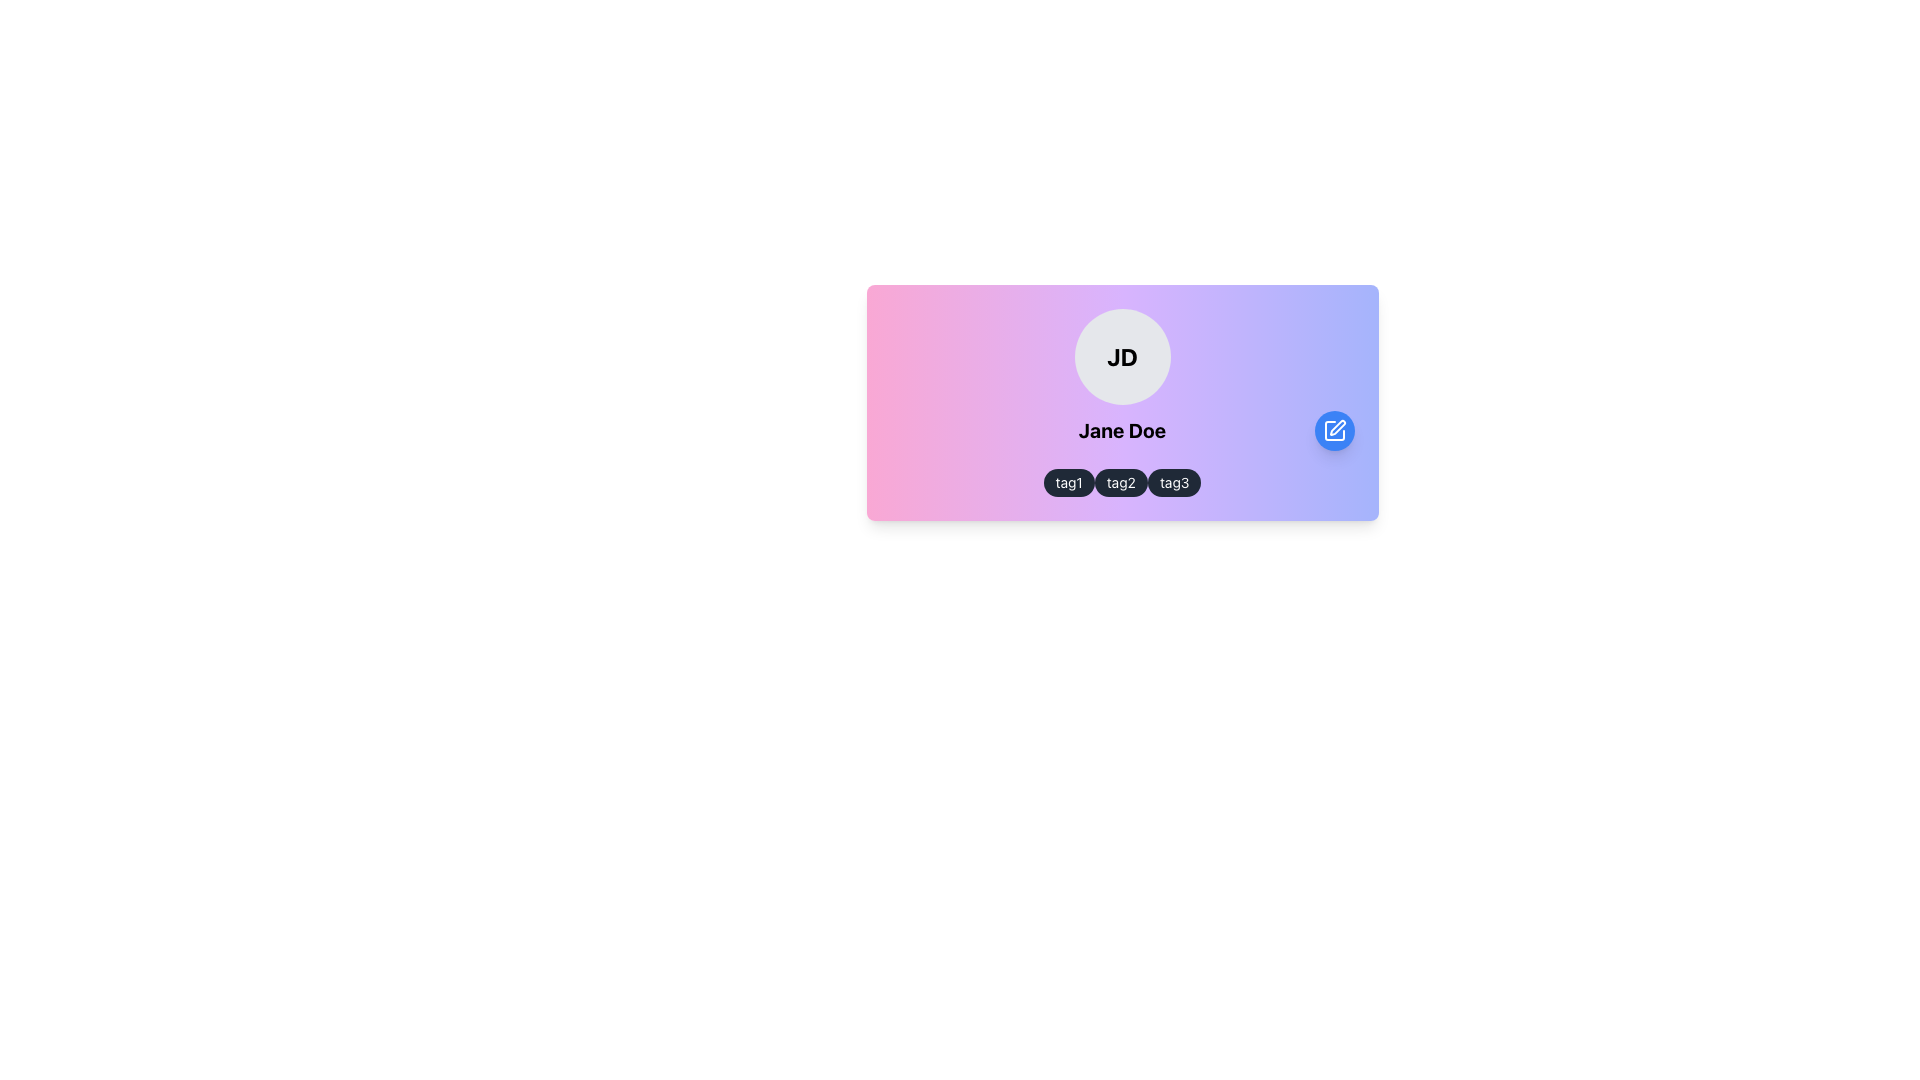 The image size is (1920, 1080). What do you see at coordinates (1334, 430) in the screenshot?
I see `the pen-shaped icon with a blue outline, located within a blue circular button at the top-right corner of the card layout` at bounding box center [1334, 430].